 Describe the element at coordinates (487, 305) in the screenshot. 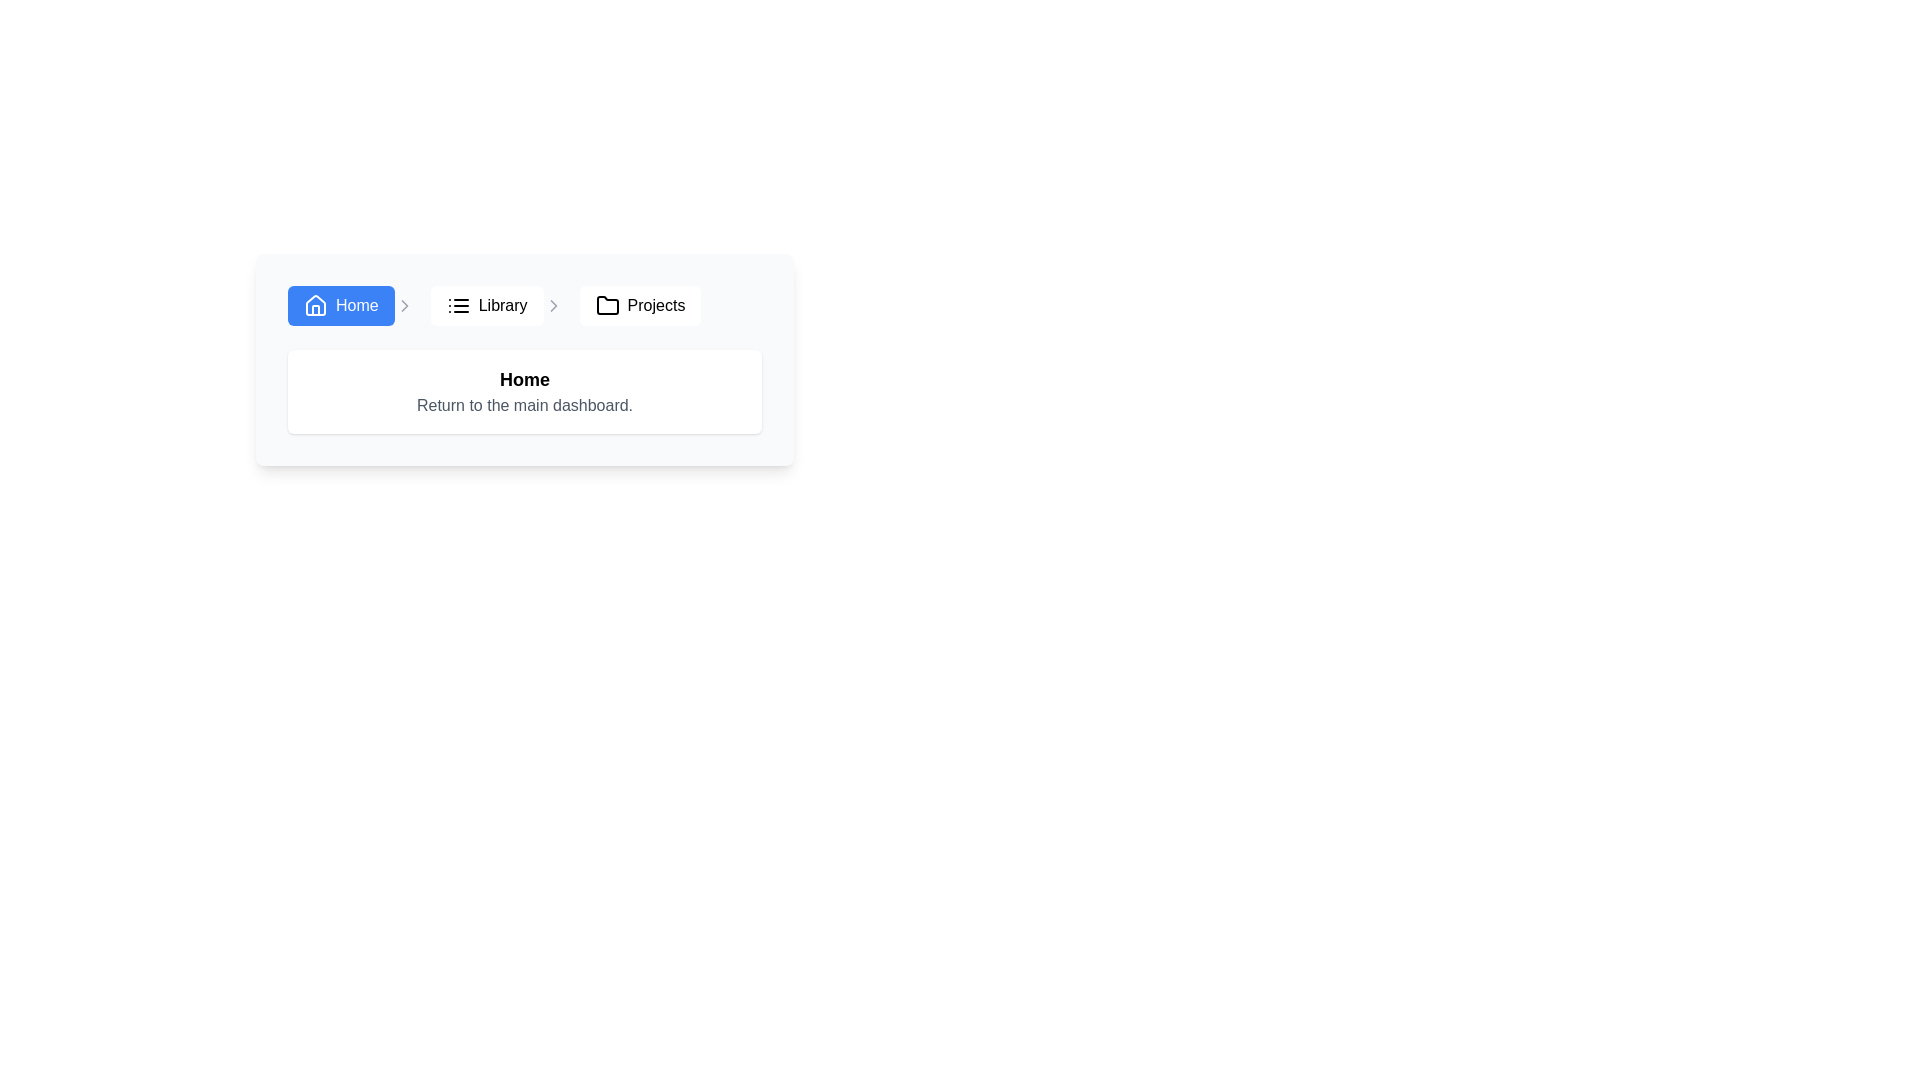

I see `the 'Library' button, which is a rectangular button with a white background and a list icon` at that location.